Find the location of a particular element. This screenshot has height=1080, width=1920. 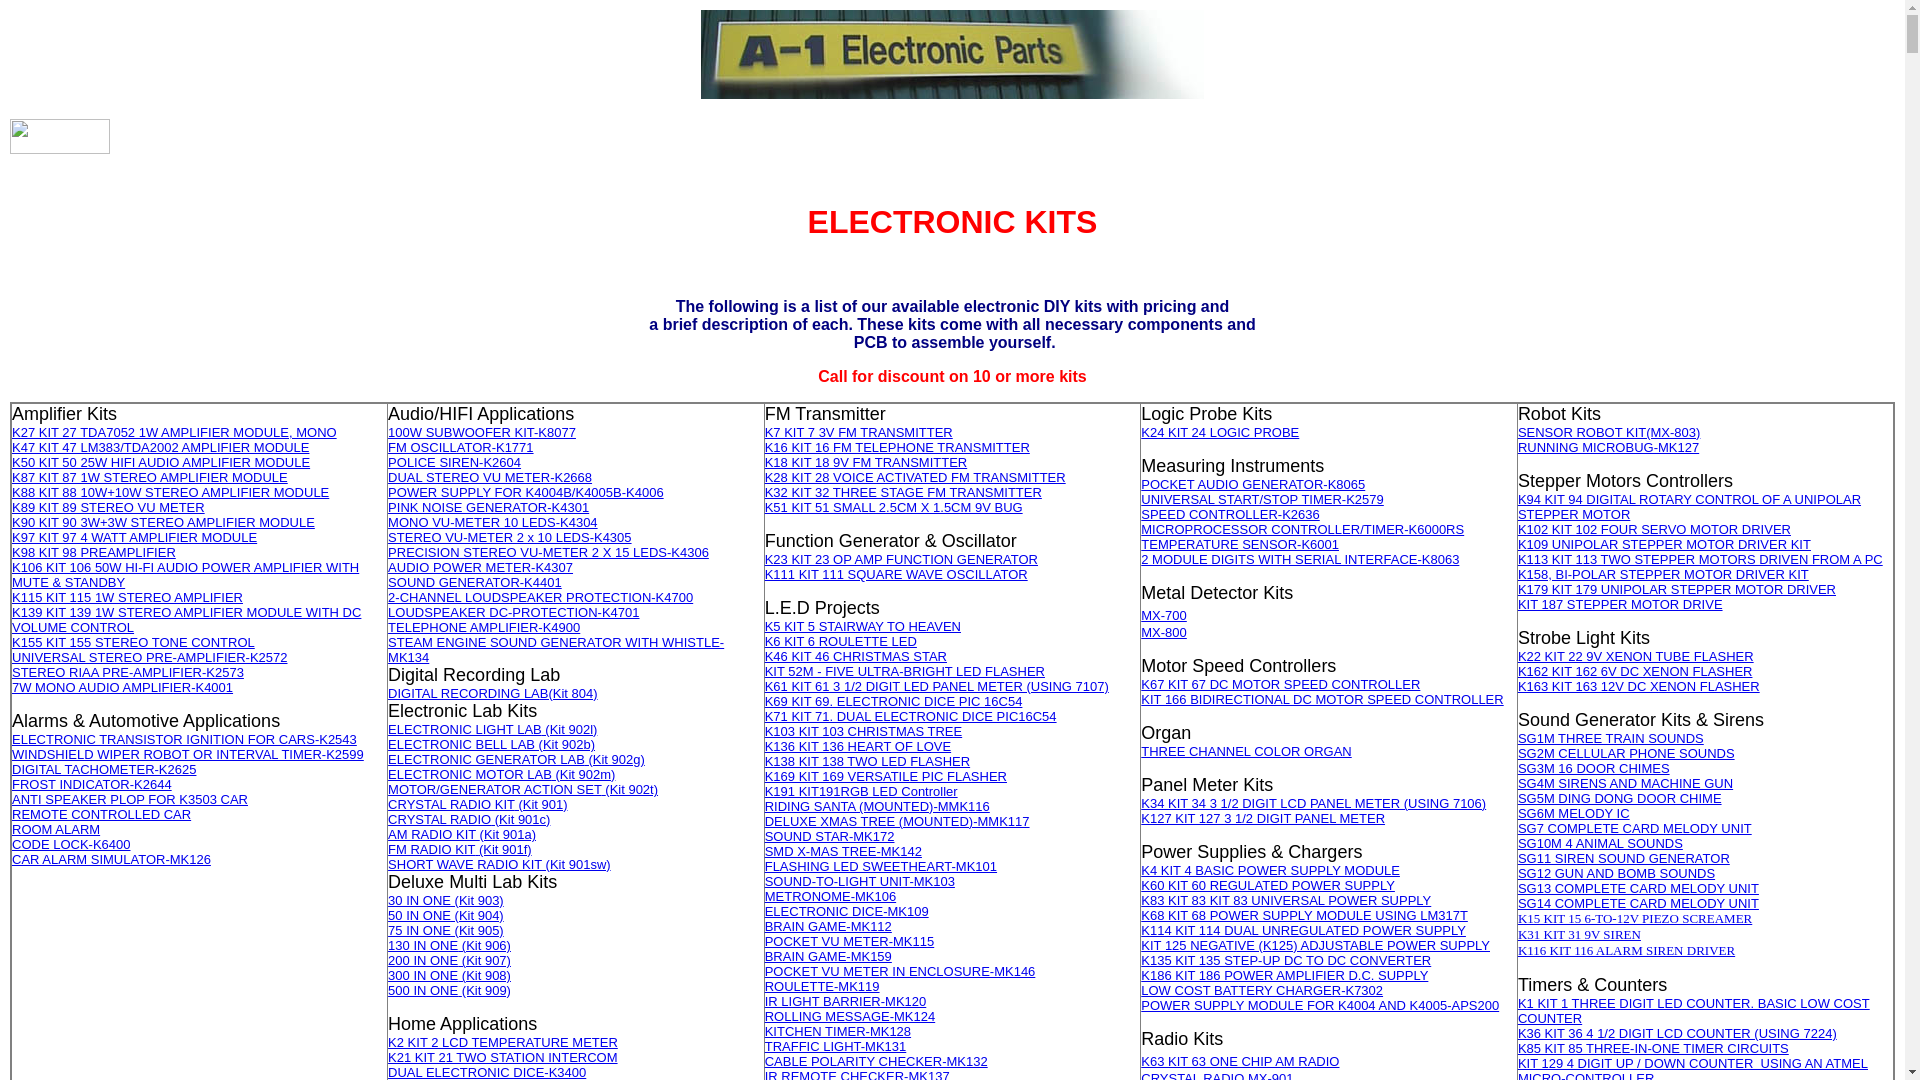

'SG3M 16 DOOR CHIMES' is located at coordinates (1592, 767).